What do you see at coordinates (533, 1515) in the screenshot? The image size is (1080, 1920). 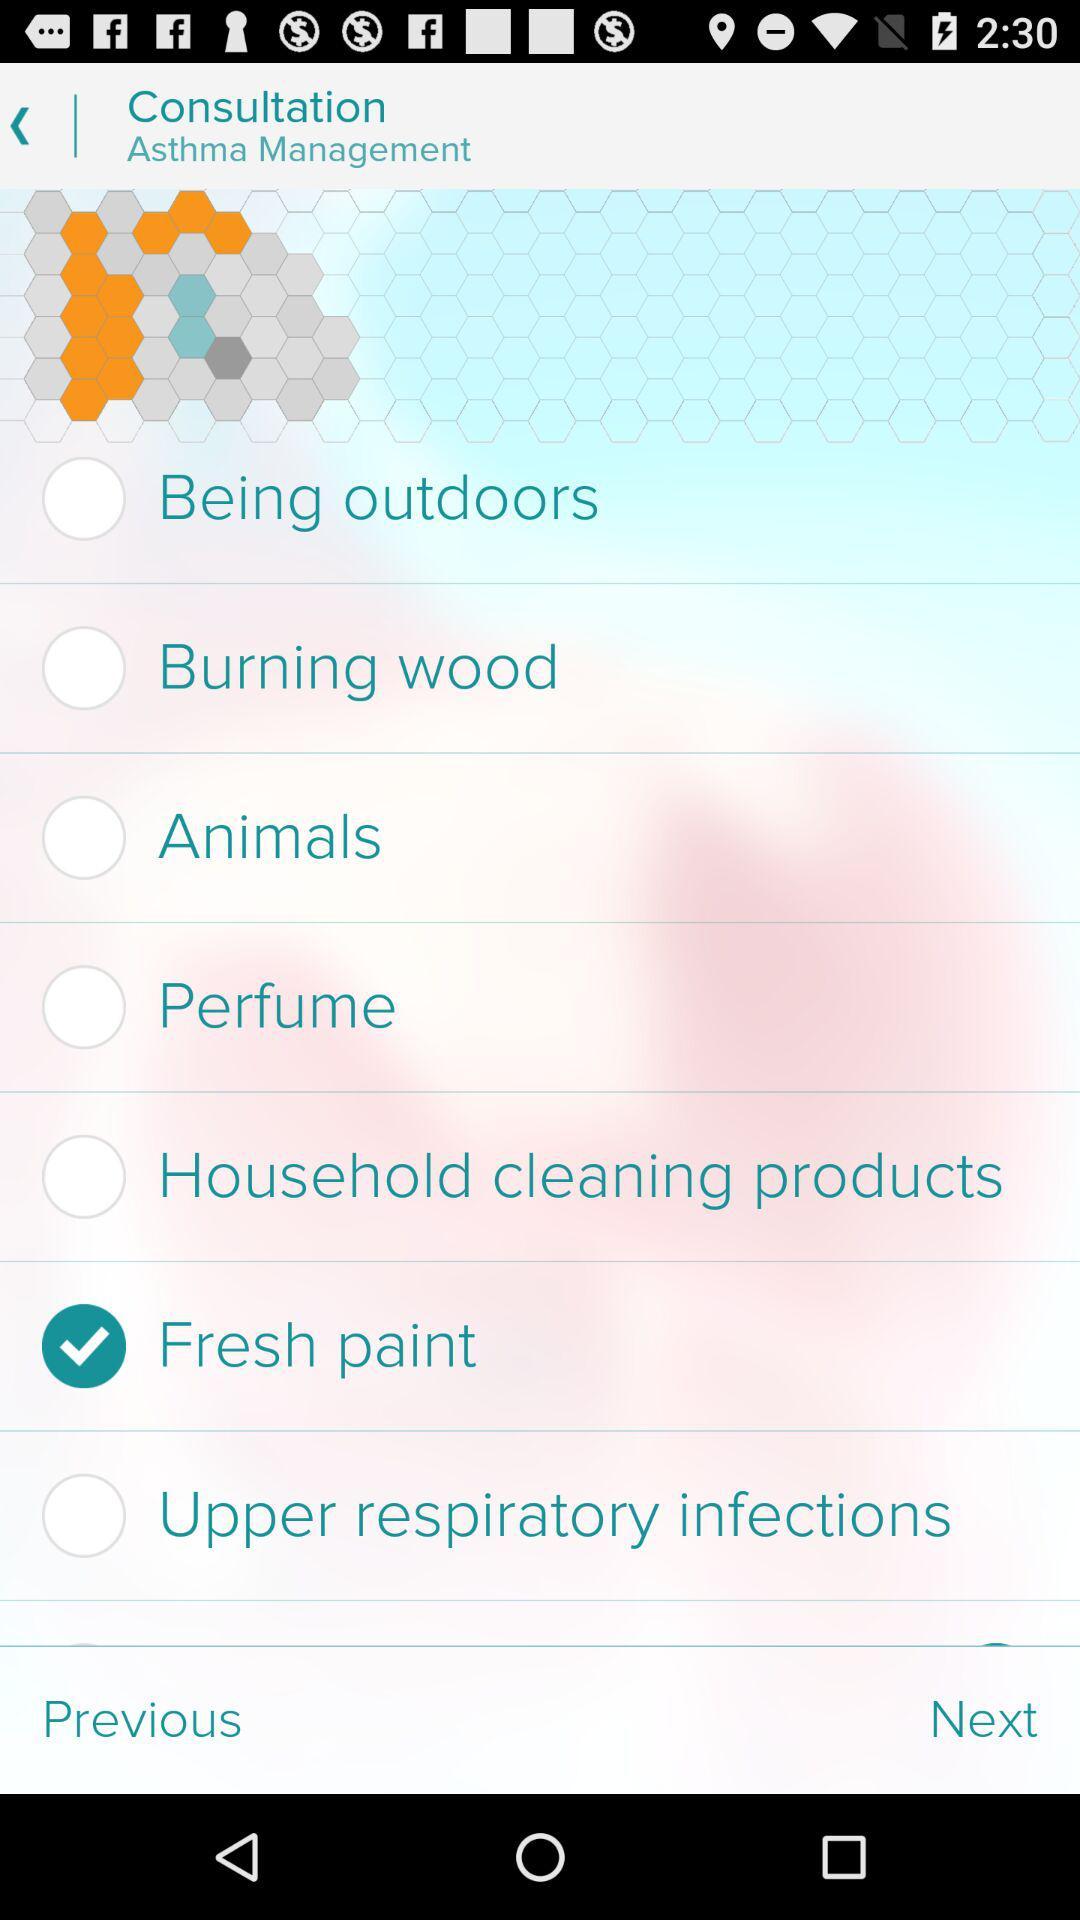 I see `the upper respiratory infections icon` at bounding box center [533, 1515].